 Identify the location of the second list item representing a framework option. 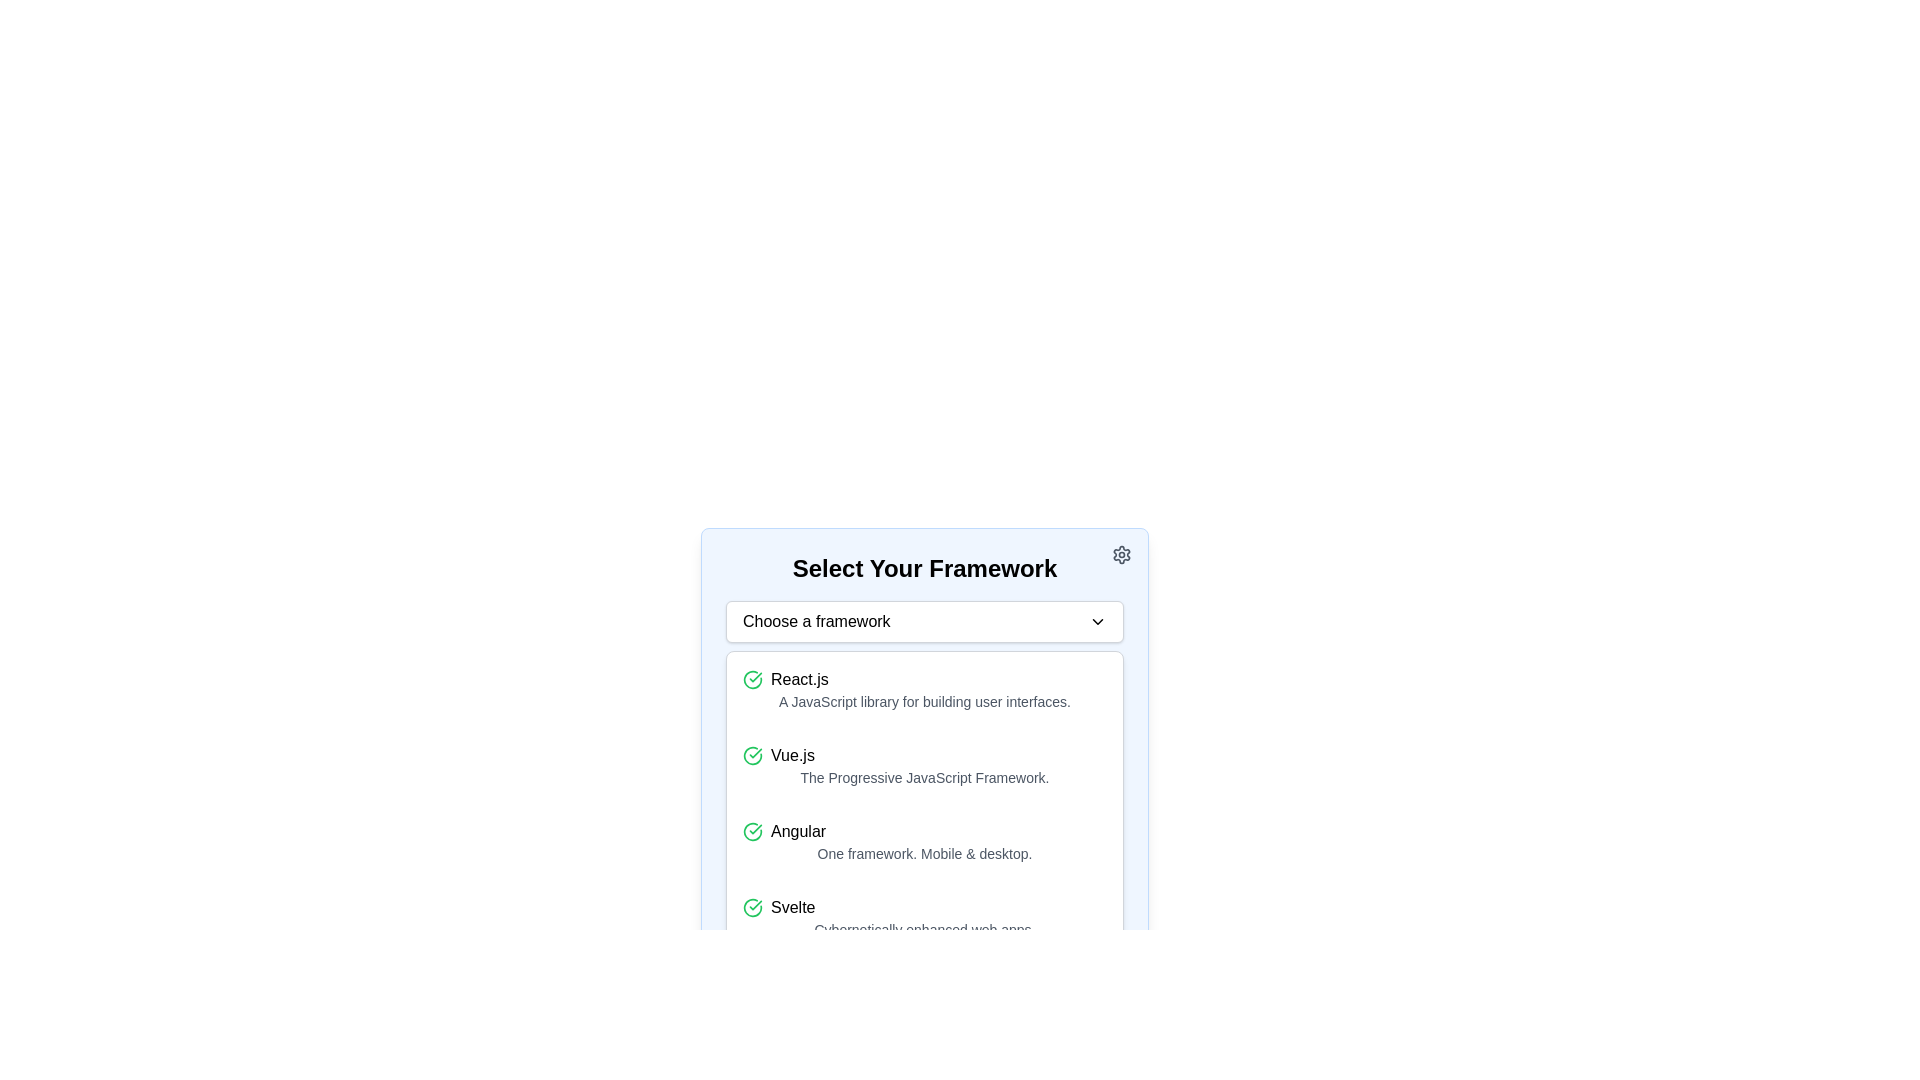
(924, 765).